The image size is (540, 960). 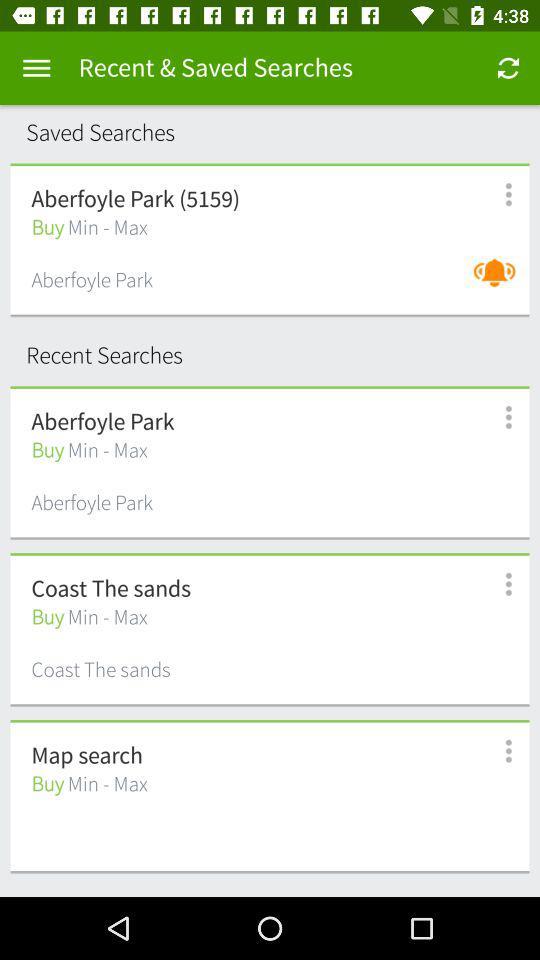 What do you see at coordinates (496, 584) in the screenshot?
I see `settings` at bounding box center [496, 584].